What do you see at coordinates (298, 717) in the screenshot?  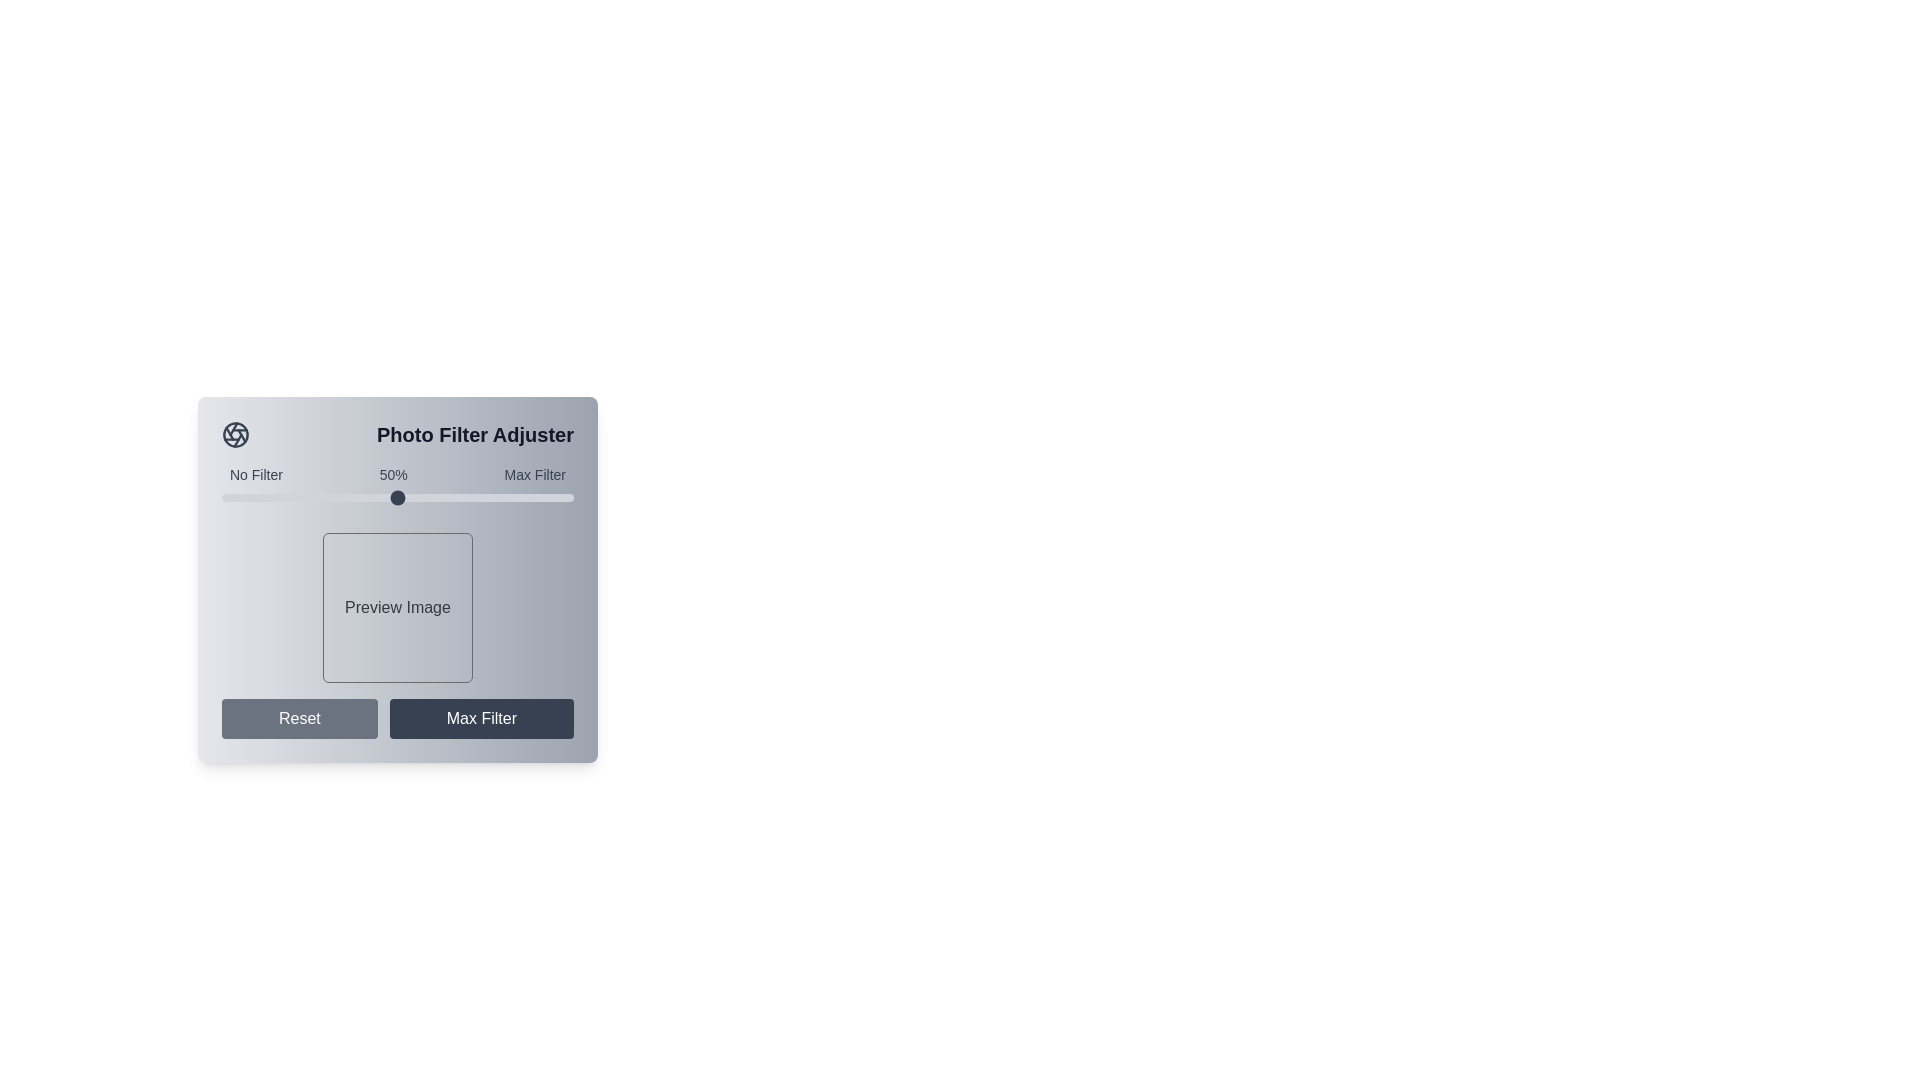 I see `the 'Reset' button, which is a rectangular button with rounded corners, styled with a gray background and white text, located at the bottom-left section of the interface` at bounding box center [298, 717].